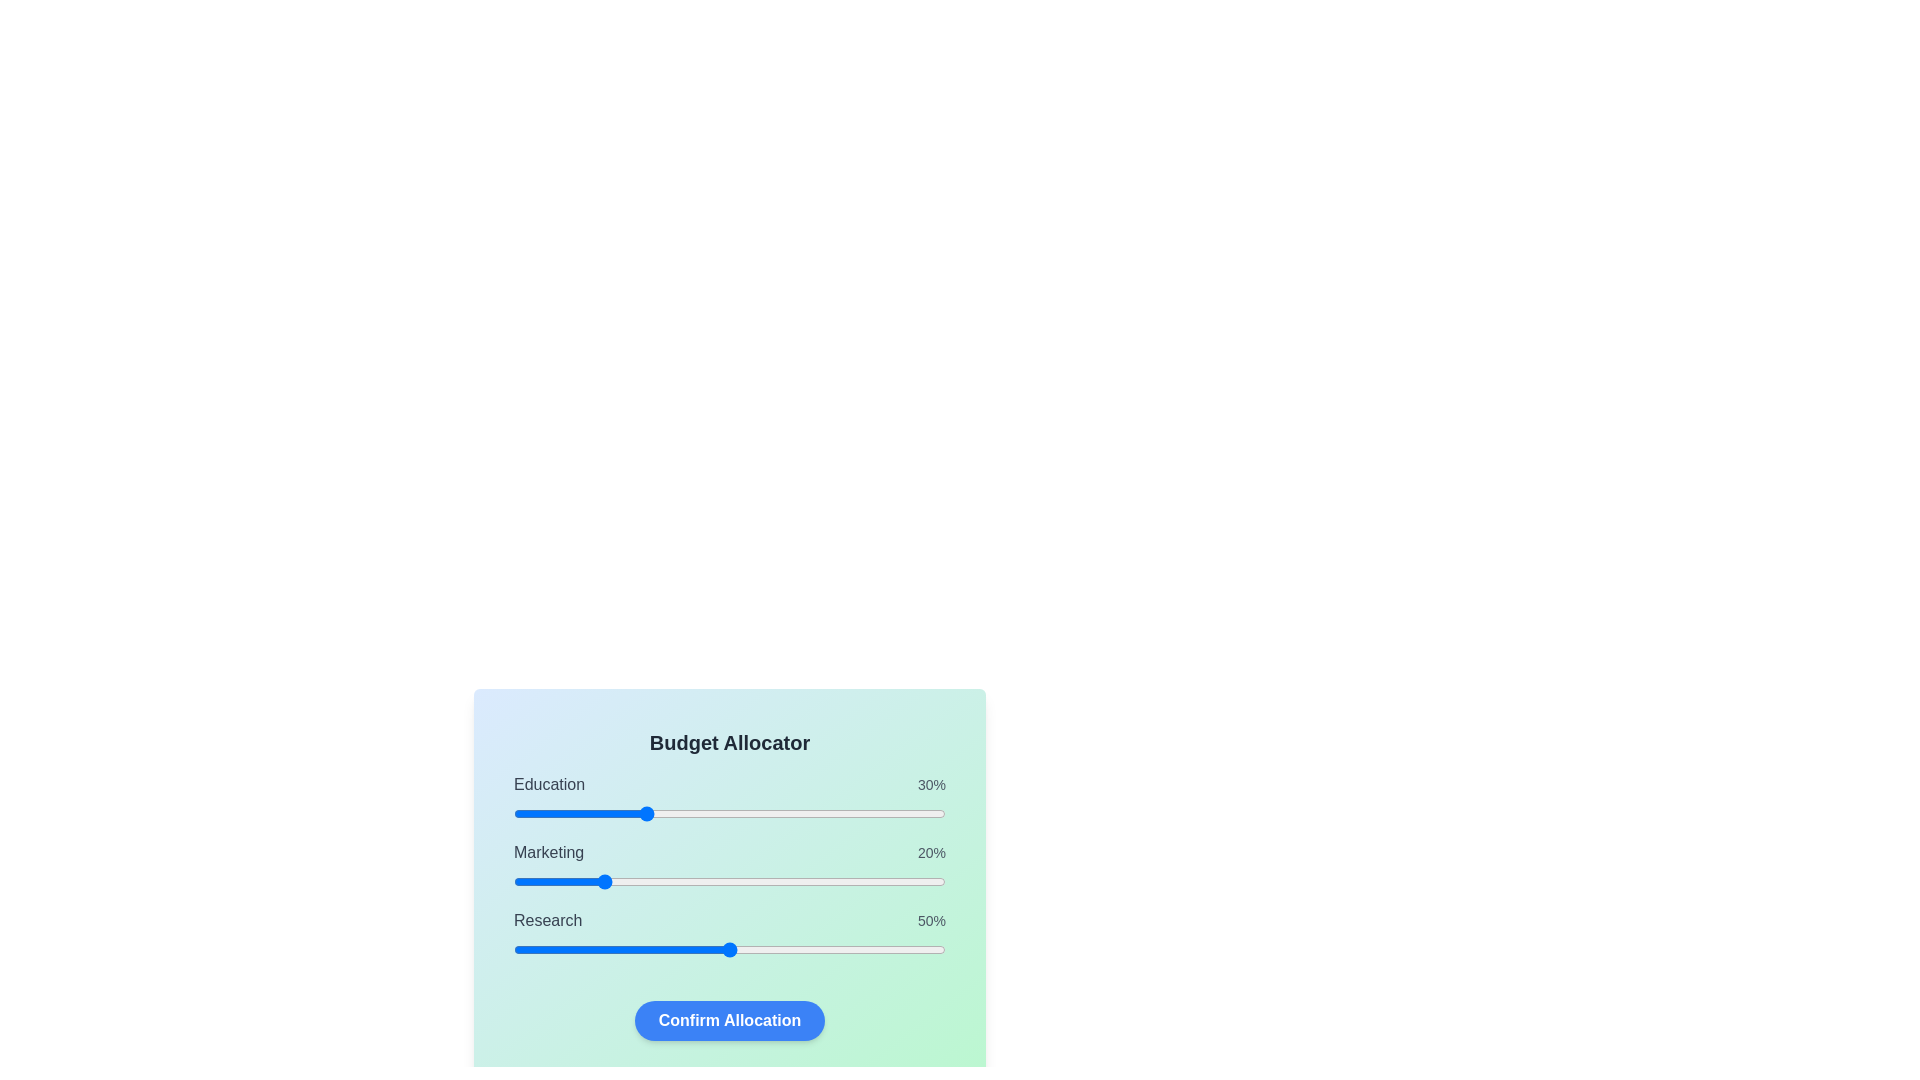 Image resolution: width=1920 pixels, height=1080 pixels. Describe the element at coordinates (864, 813) in the screenshot. I see `the Education slider to 81%` at that location.